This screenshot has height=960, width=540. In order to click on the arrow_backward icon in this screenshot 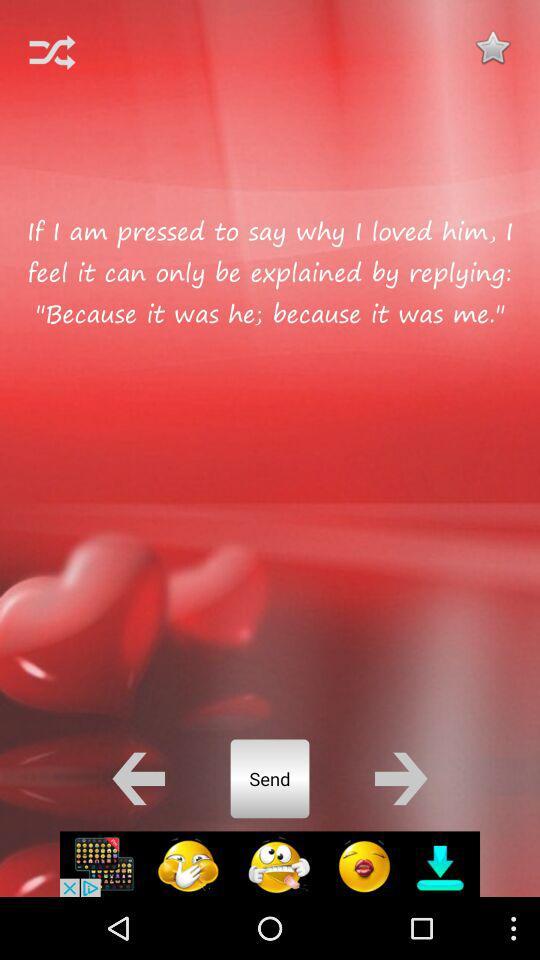, I will do `click(137, 833)`.